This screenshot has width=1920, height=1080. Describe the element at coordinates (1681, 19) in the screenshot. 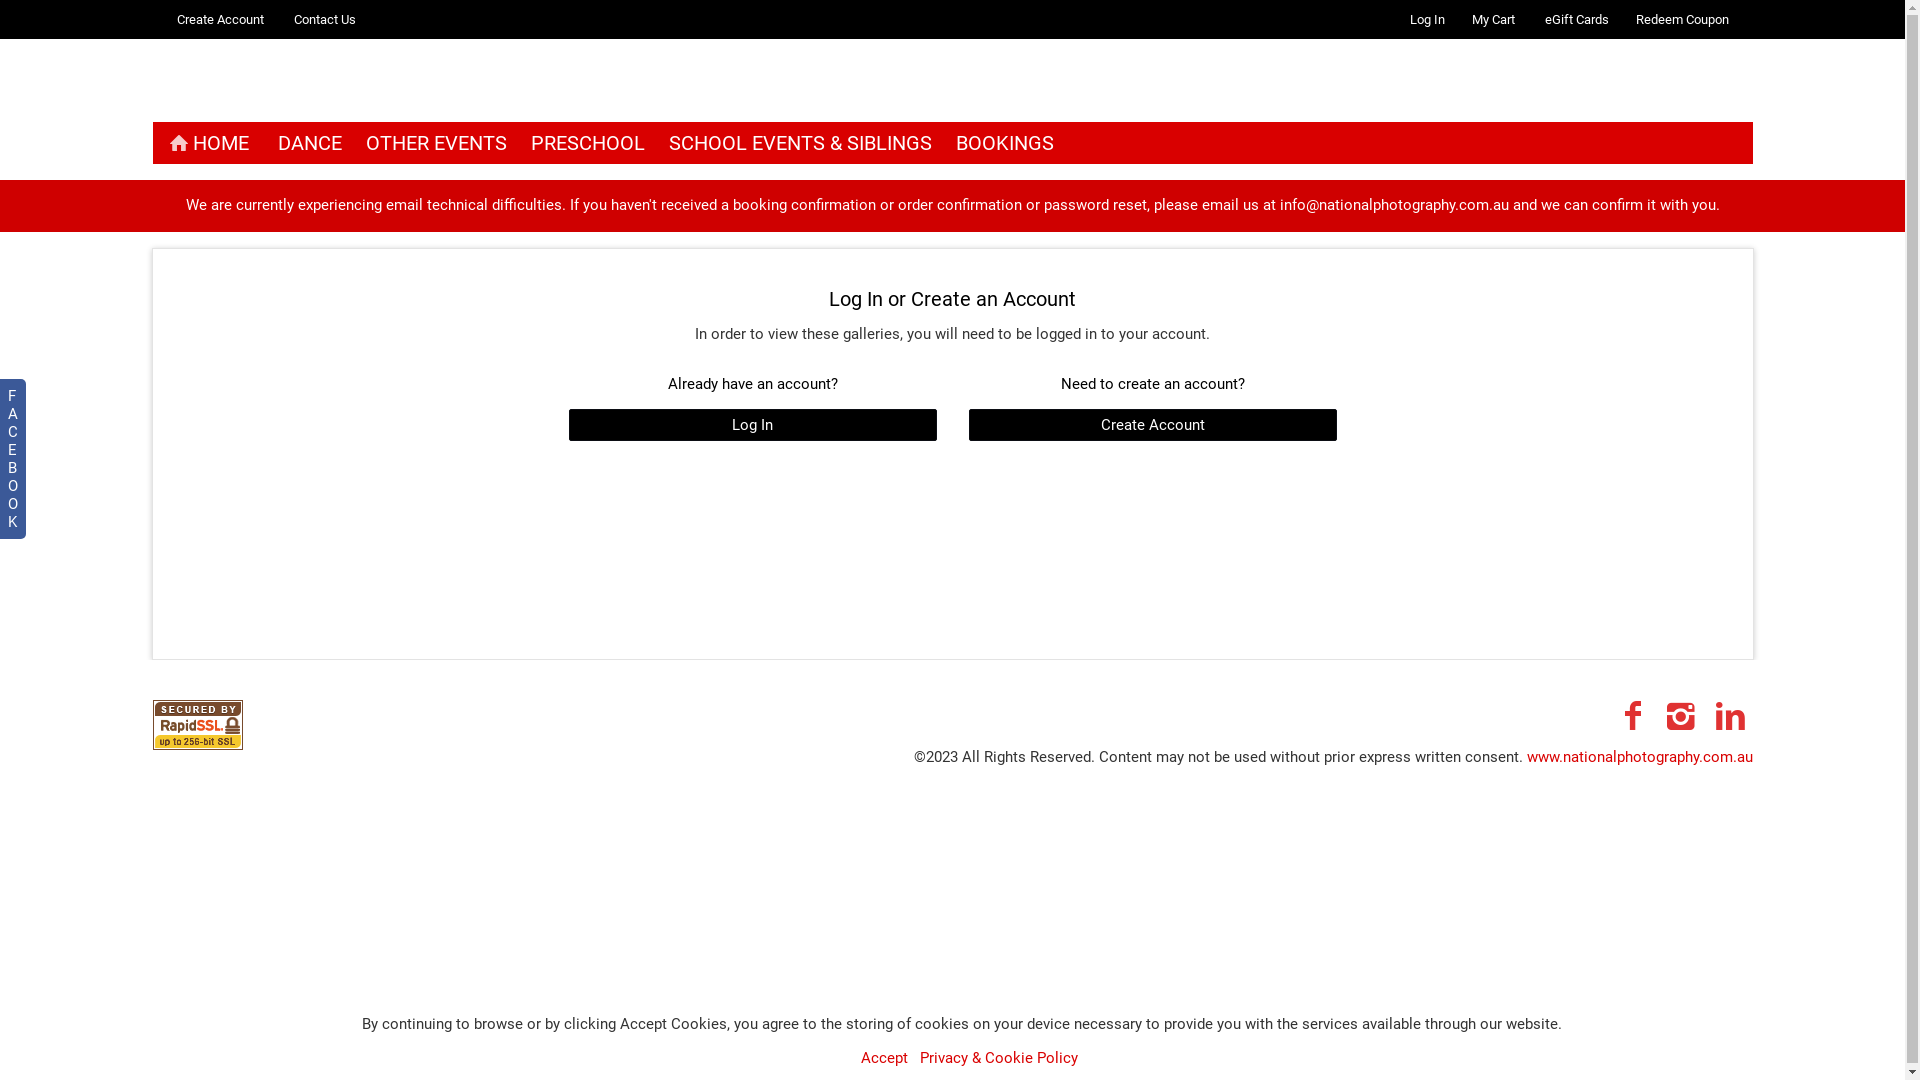

I see `'Redeem Coupon'` at that location.